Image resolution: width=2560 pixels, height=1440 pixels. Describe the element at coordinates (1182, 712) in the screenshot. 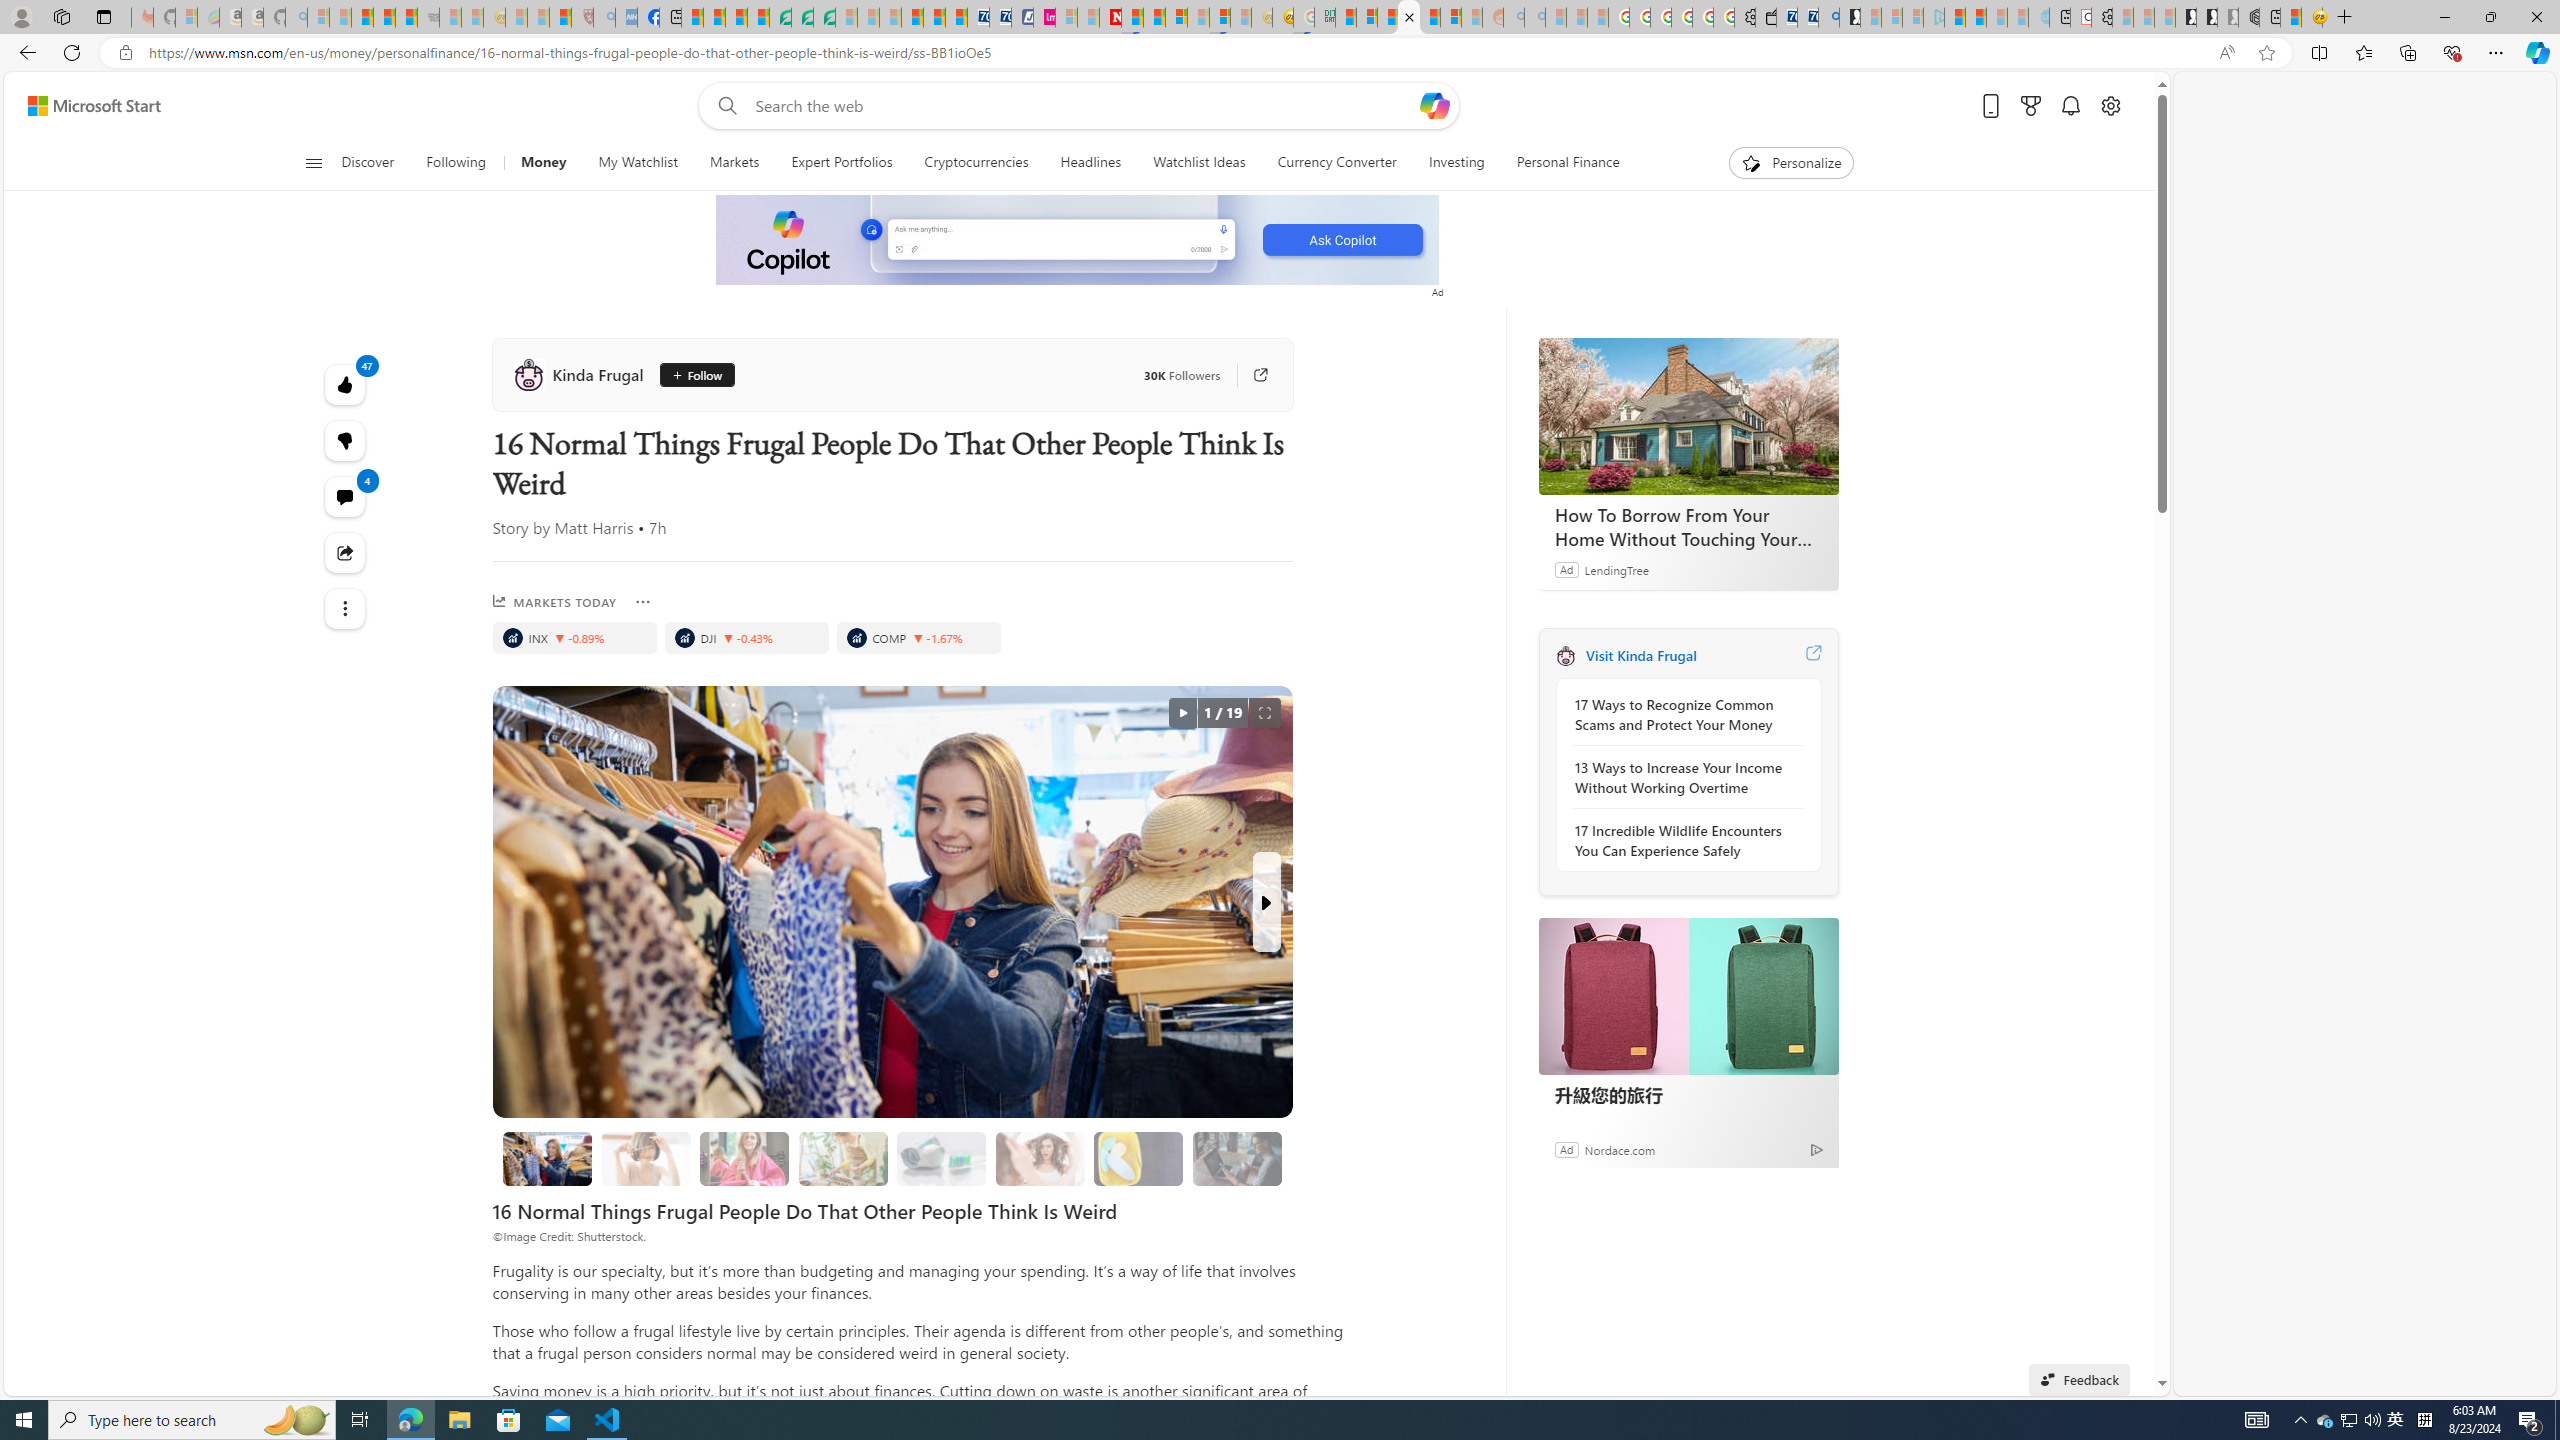

I see `'autorotate button'` at that location.